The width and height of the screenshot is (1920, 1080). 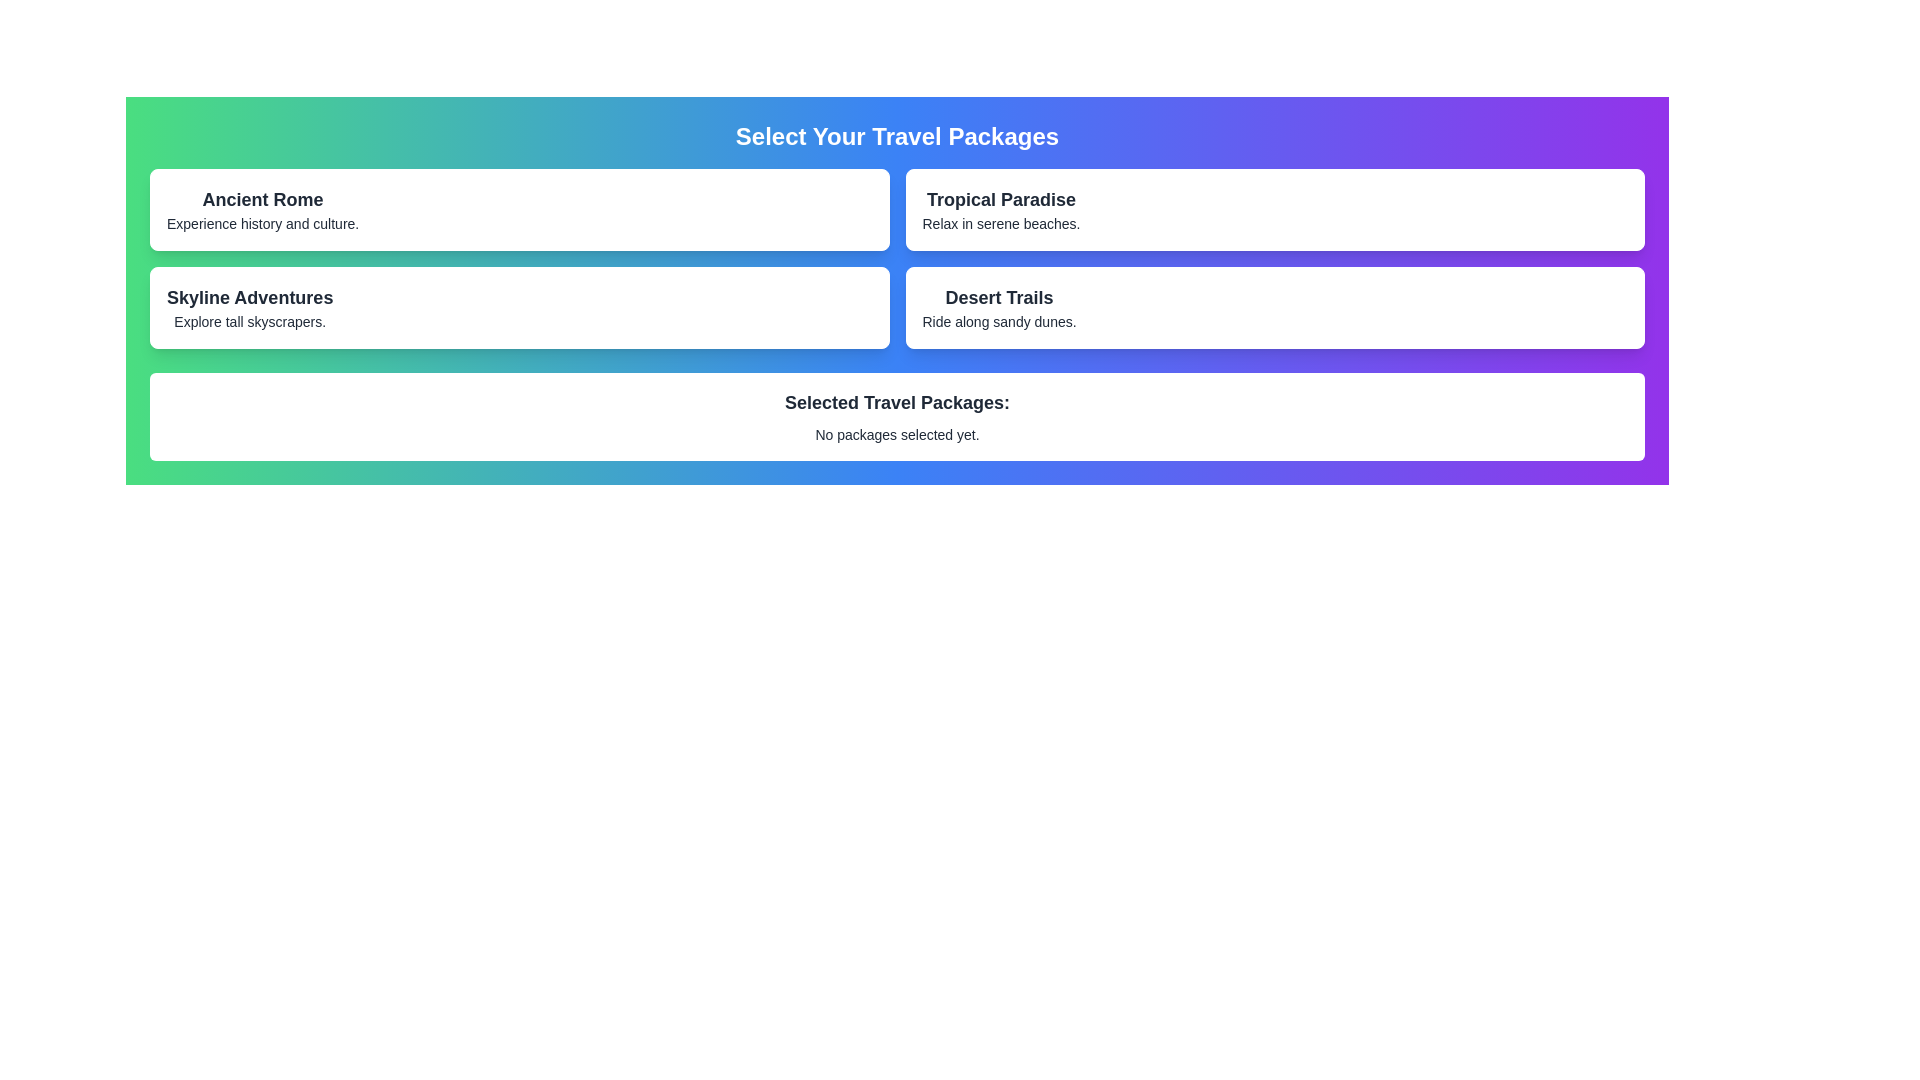 I want to click on the title text label for the 'Desert Trails' travel package option located in the lower right portion of the grid layout, so click(x=999, y=297).